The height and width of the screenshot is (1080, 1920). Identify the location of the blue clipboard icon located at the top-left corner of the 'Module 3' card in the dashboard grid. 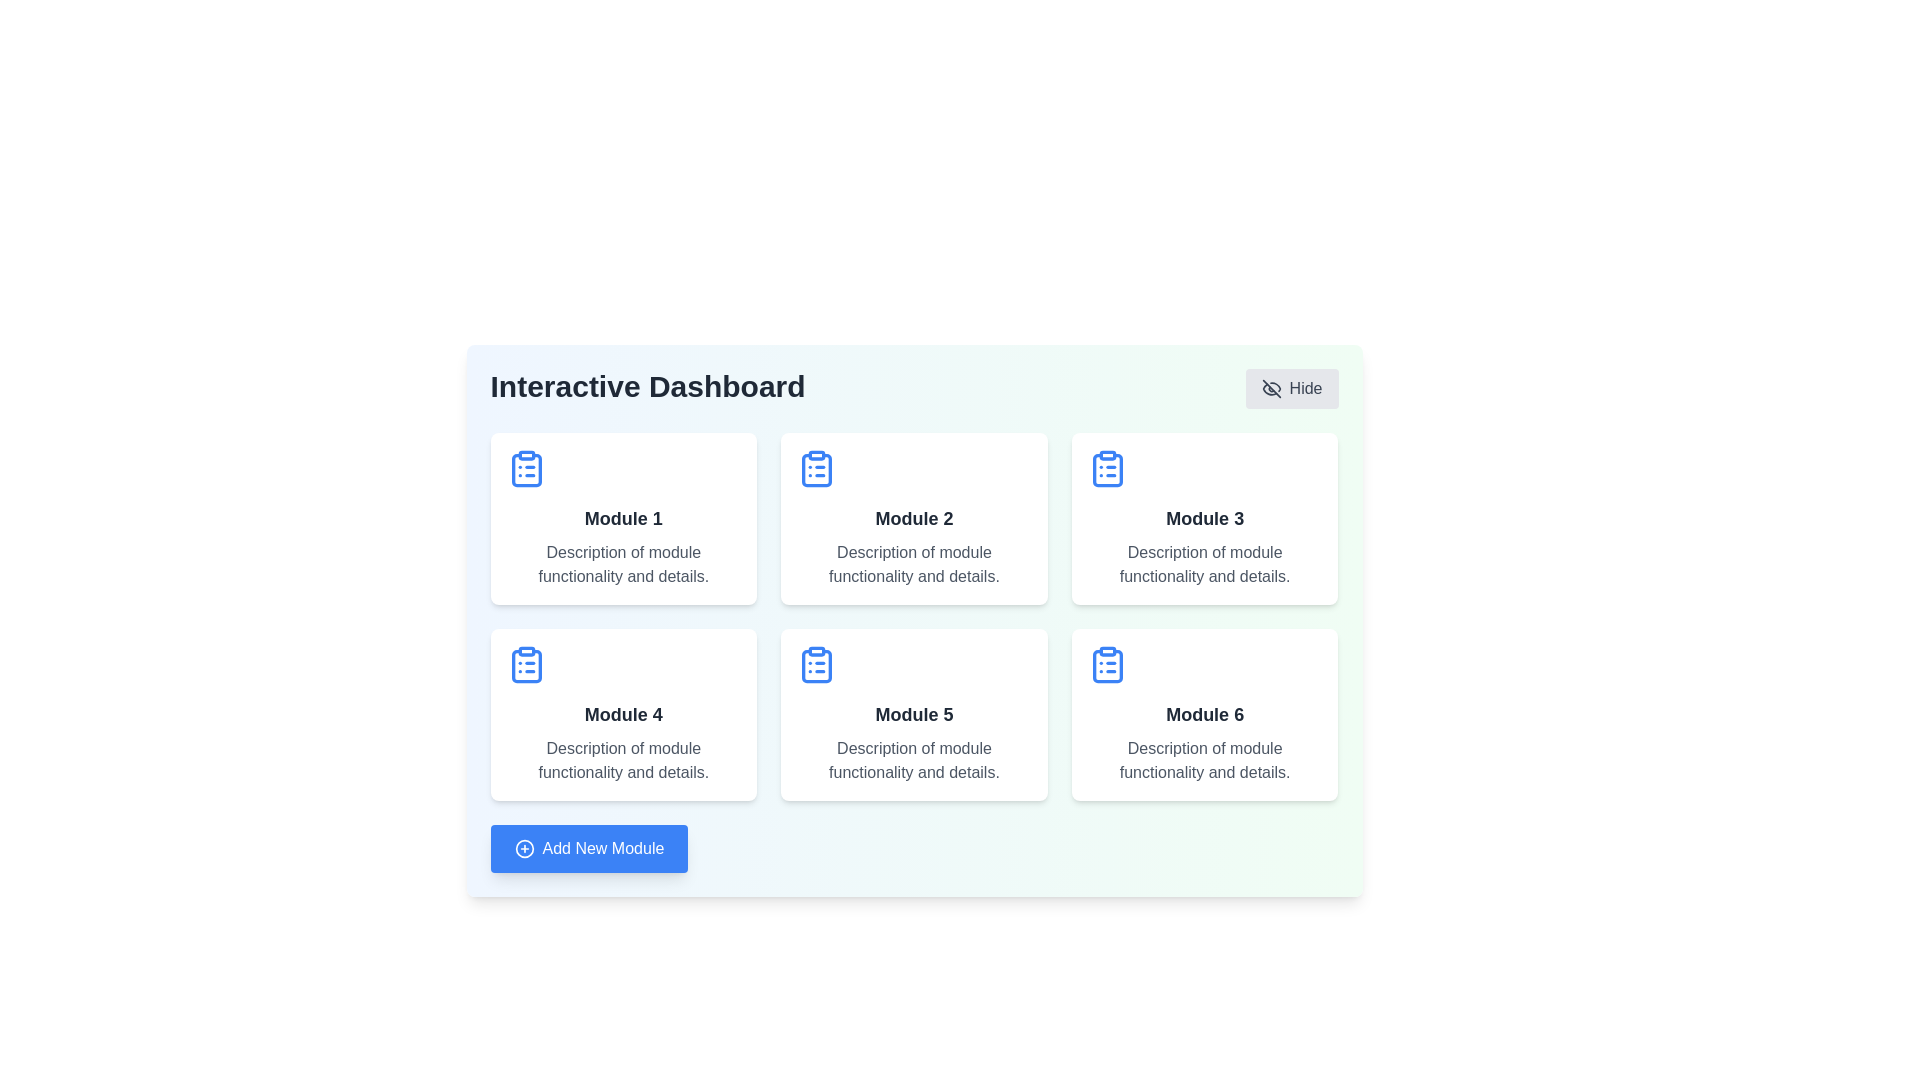
(1106, 469).